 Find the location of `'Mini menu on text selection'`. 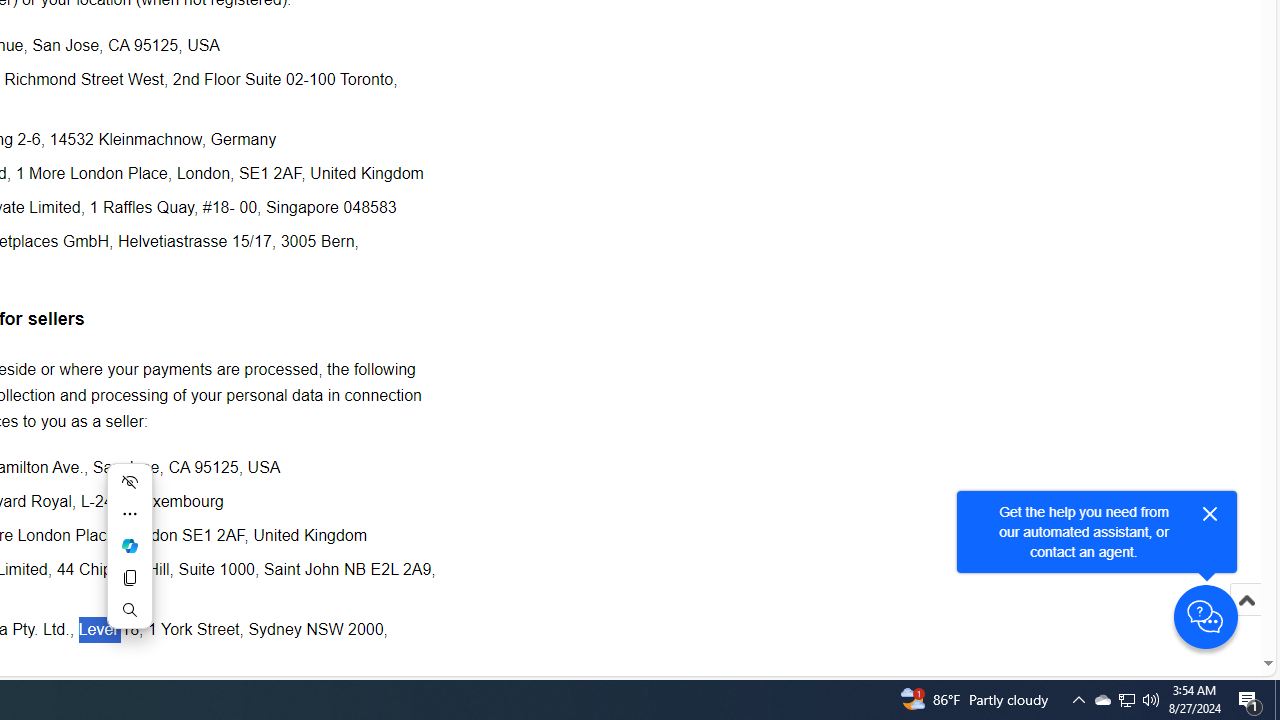

'Mini menu on text selection' is located at coordinates (128, 545).